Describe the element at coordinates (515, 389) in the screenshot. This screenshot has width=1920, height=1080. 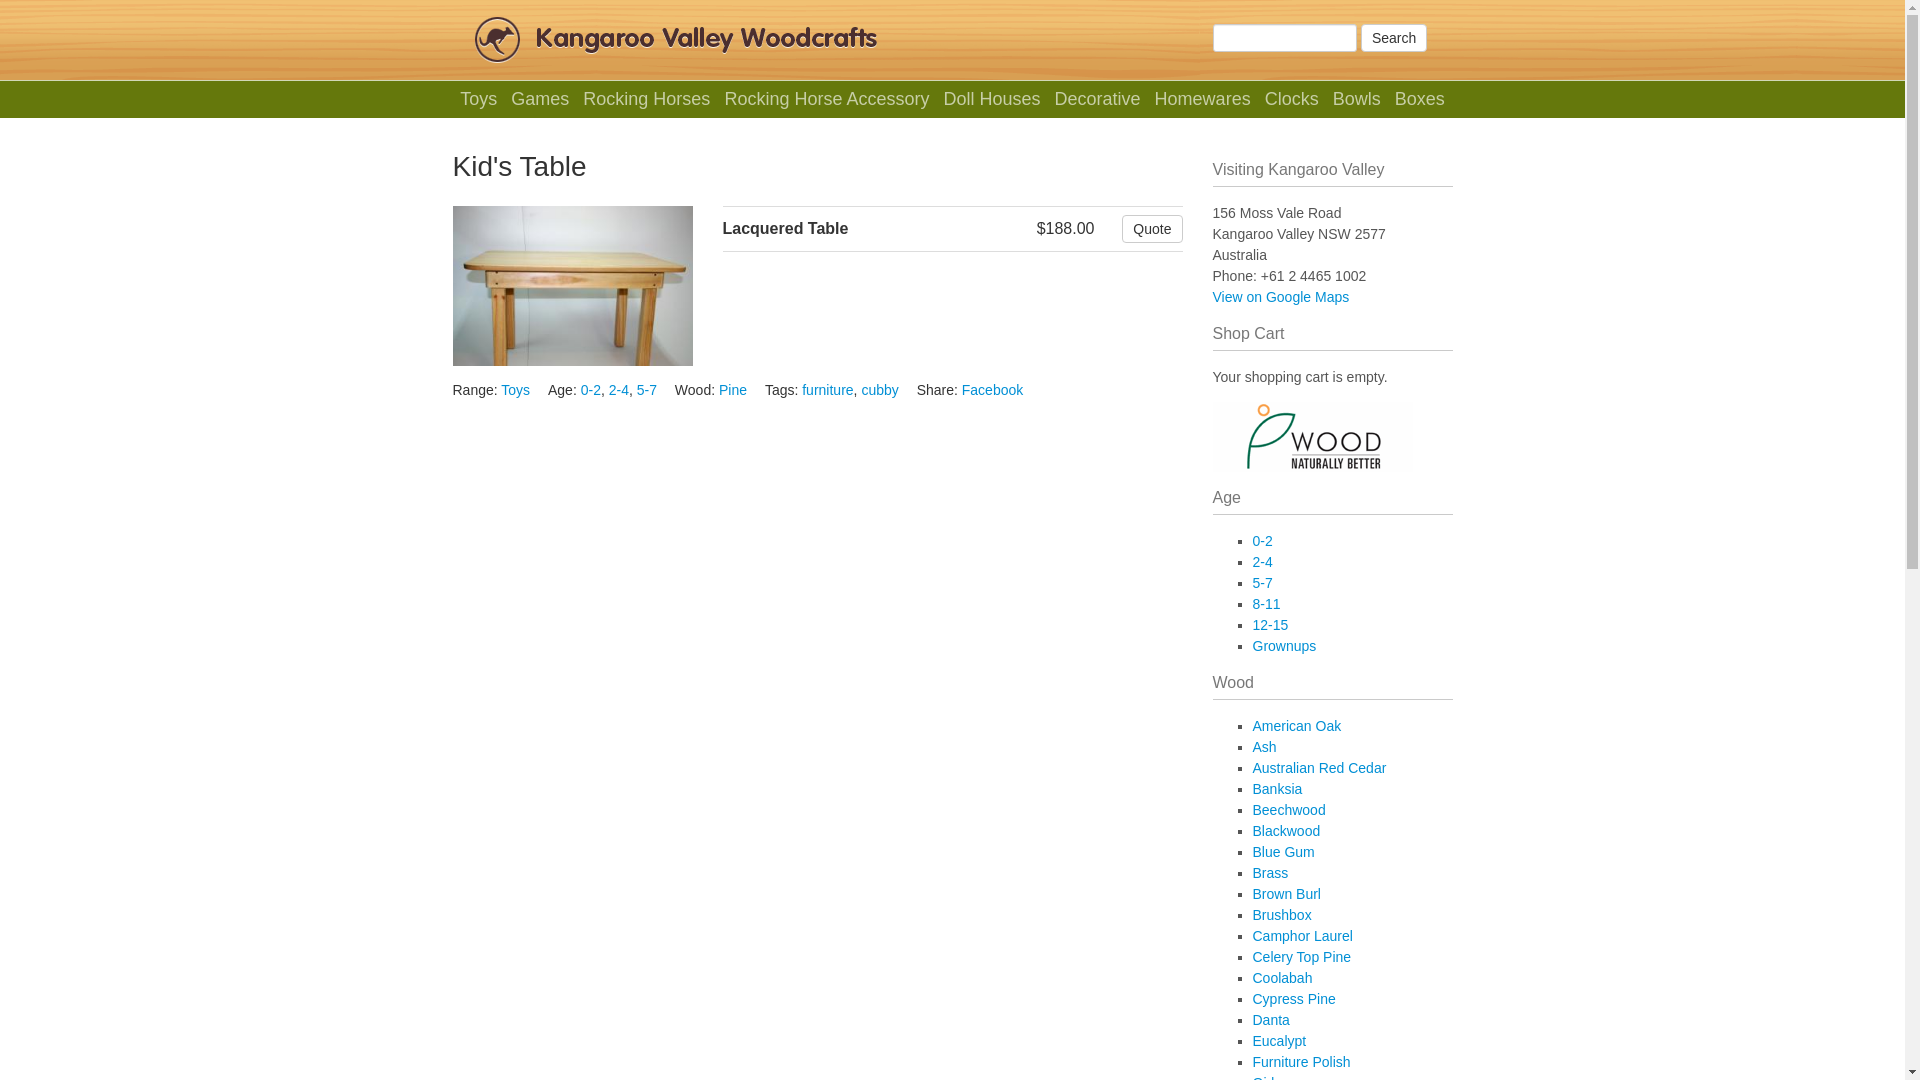
I see `'Toys'` at that location.